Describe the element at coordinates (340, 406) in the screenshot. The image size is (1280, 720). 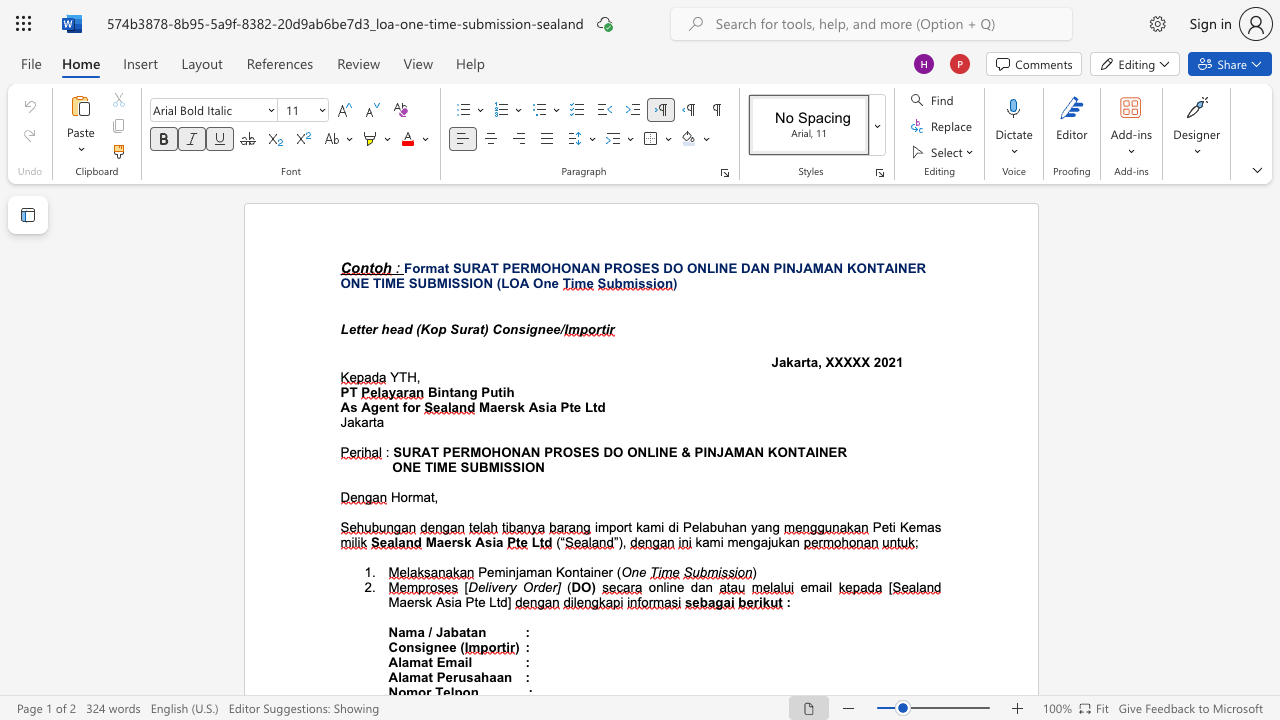
I see `the subset text "As Agent for" within the text "As Agent for"` at that location.